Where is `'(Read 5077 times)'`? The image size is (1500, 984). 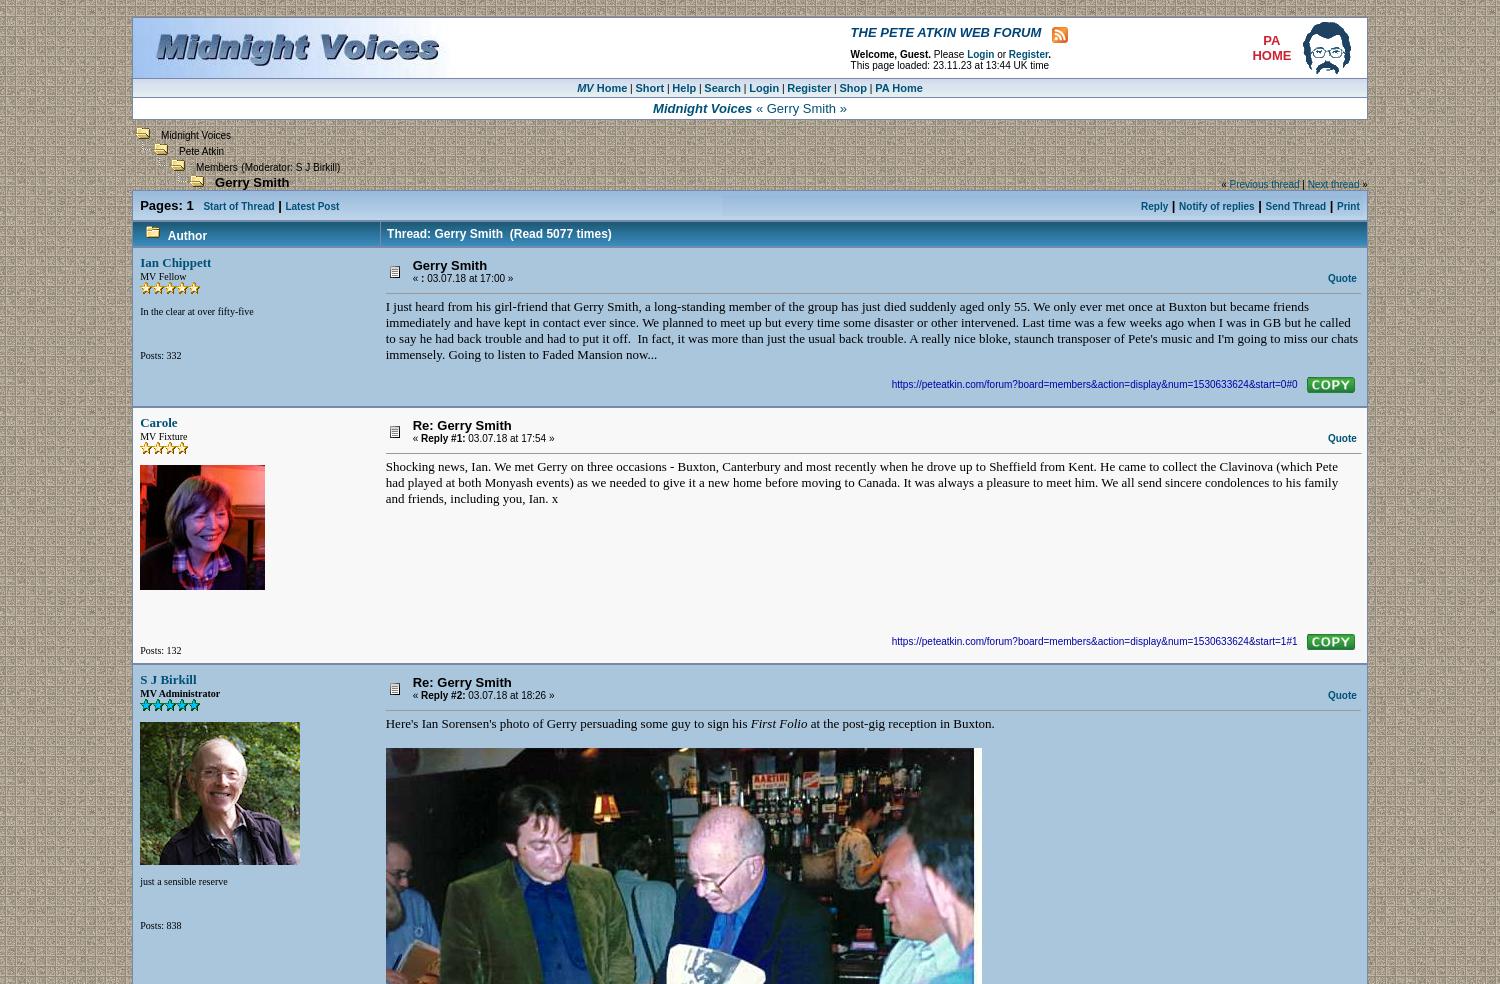 '(Read 5077 times)' is located at coordinates (556, 233).